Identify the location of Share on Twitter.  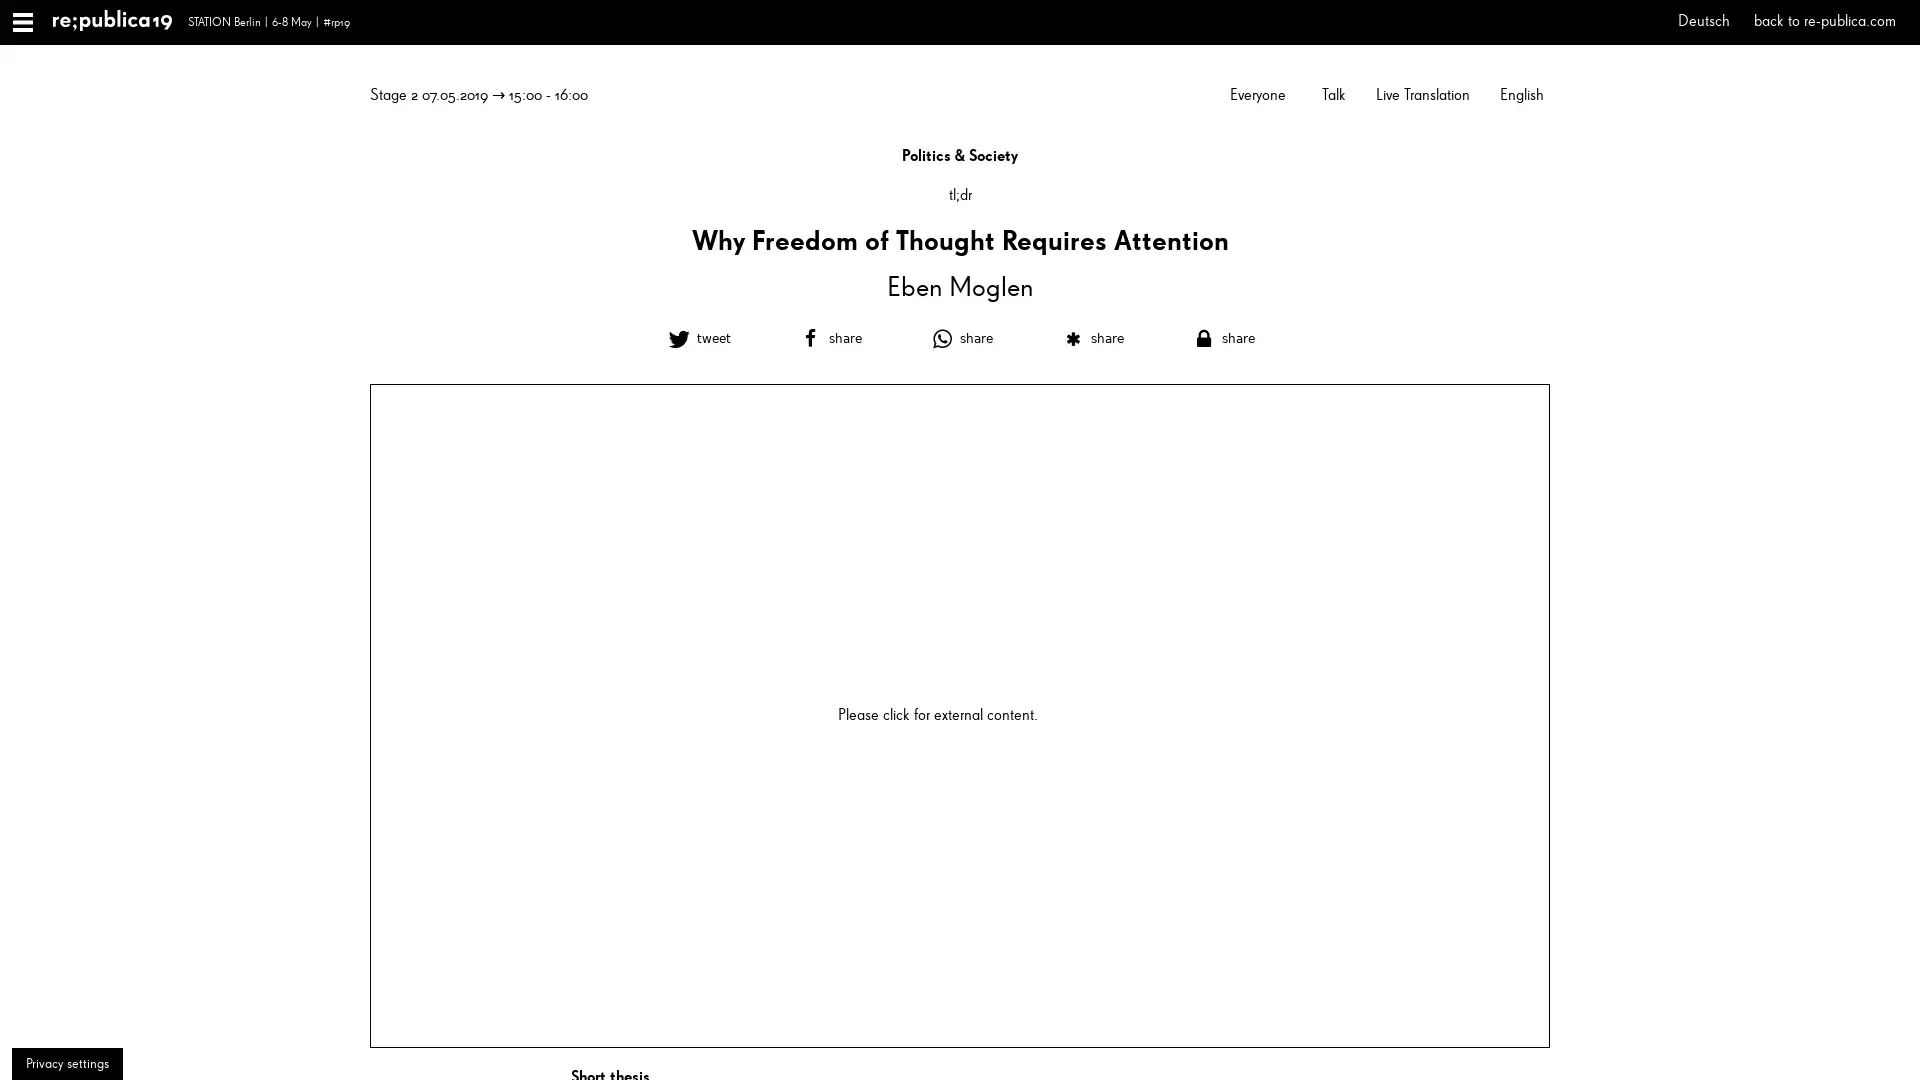
(696, 338).